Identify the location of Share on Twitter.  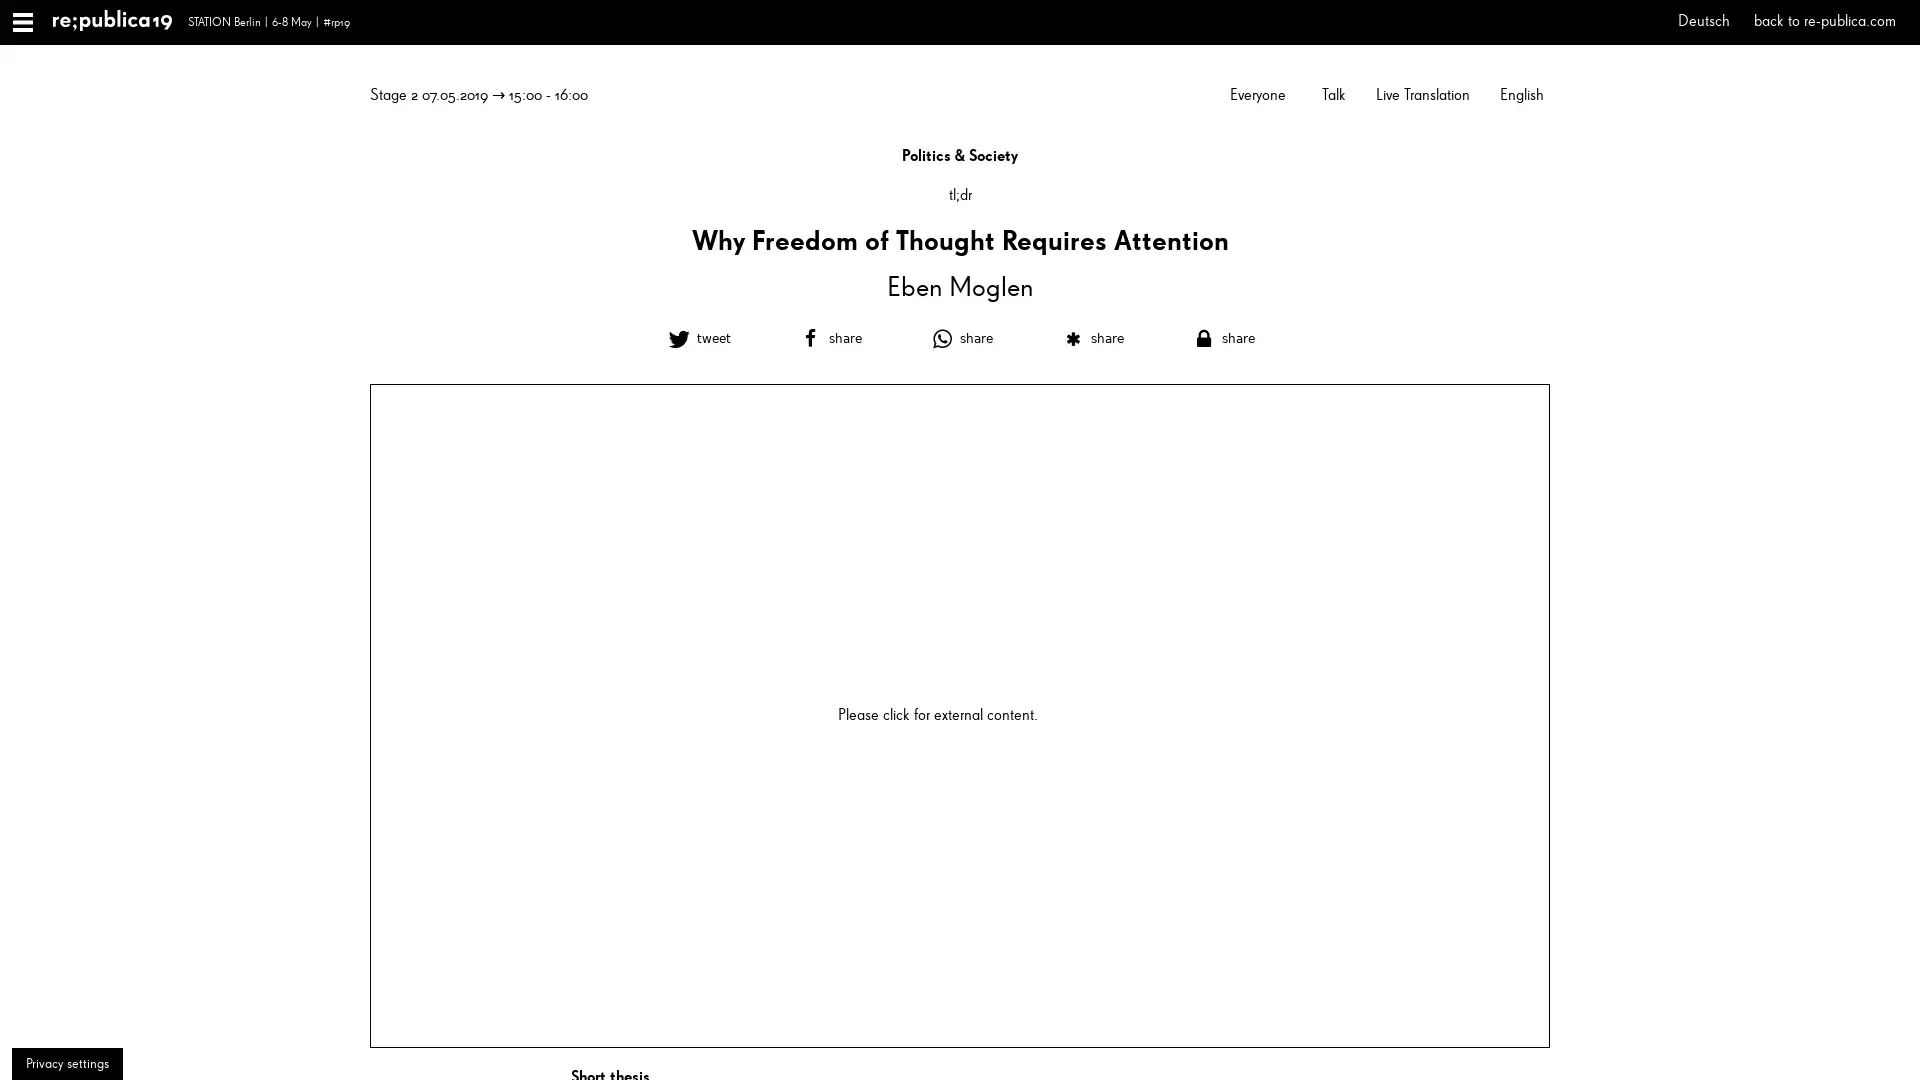
(696, 338).